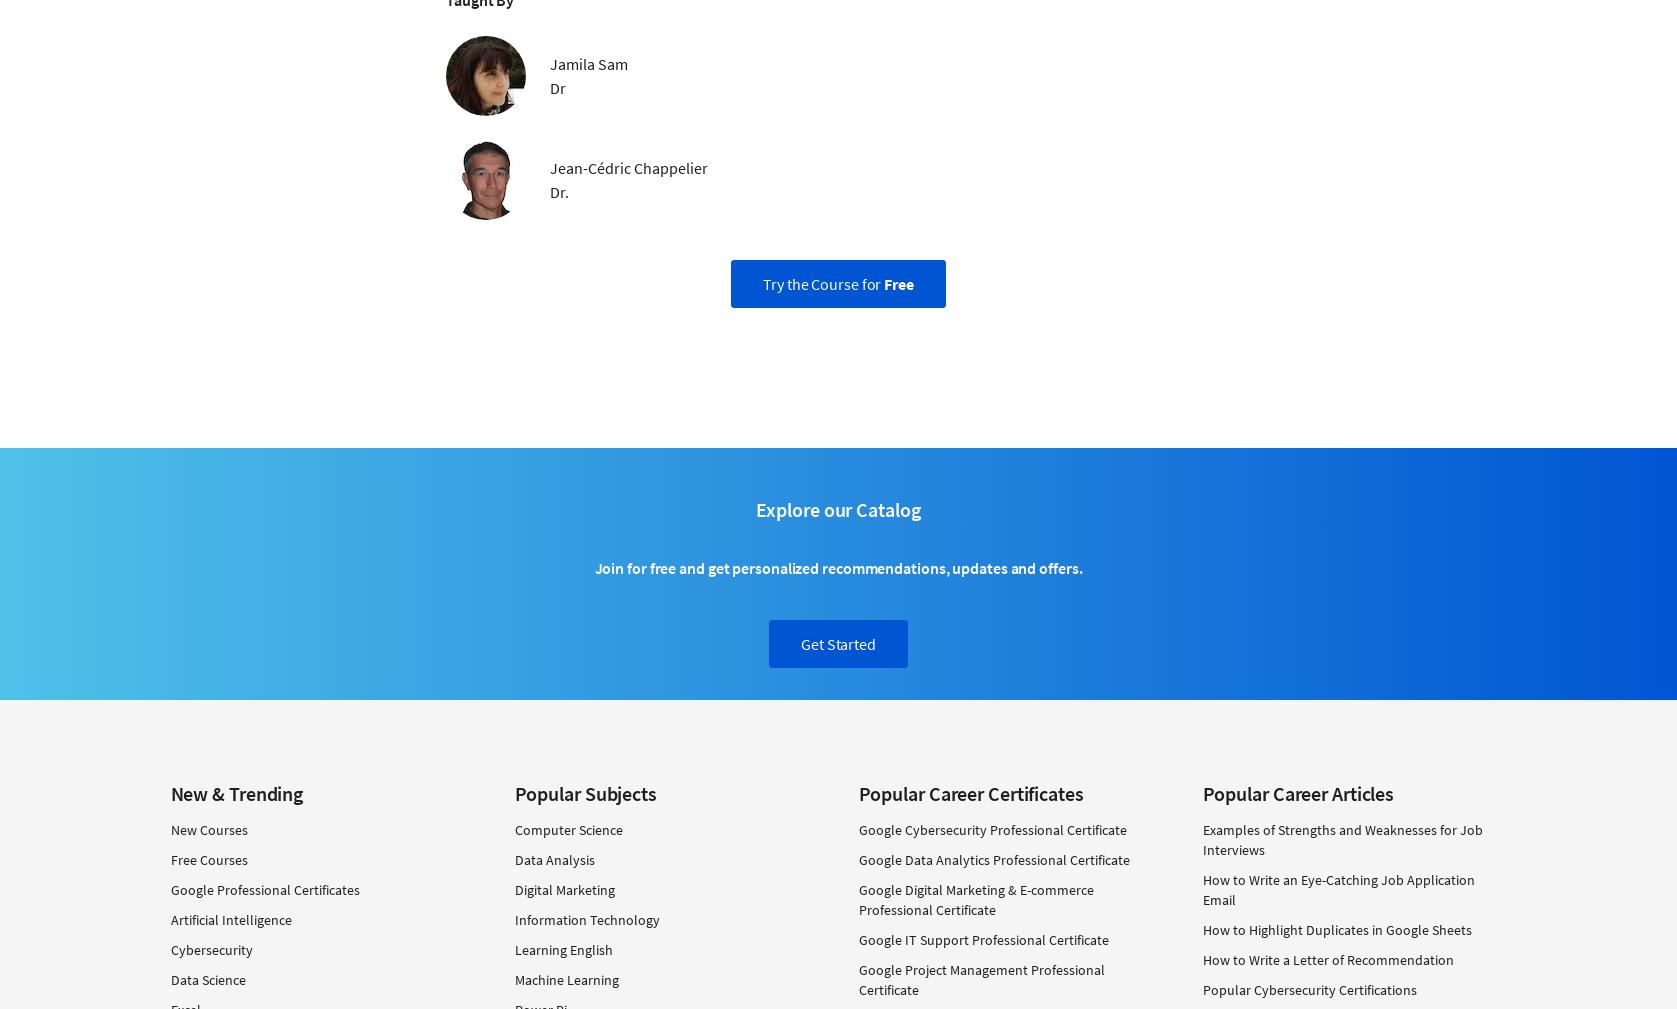  I want to click on 'Jamila Sam', so click(588, 61).